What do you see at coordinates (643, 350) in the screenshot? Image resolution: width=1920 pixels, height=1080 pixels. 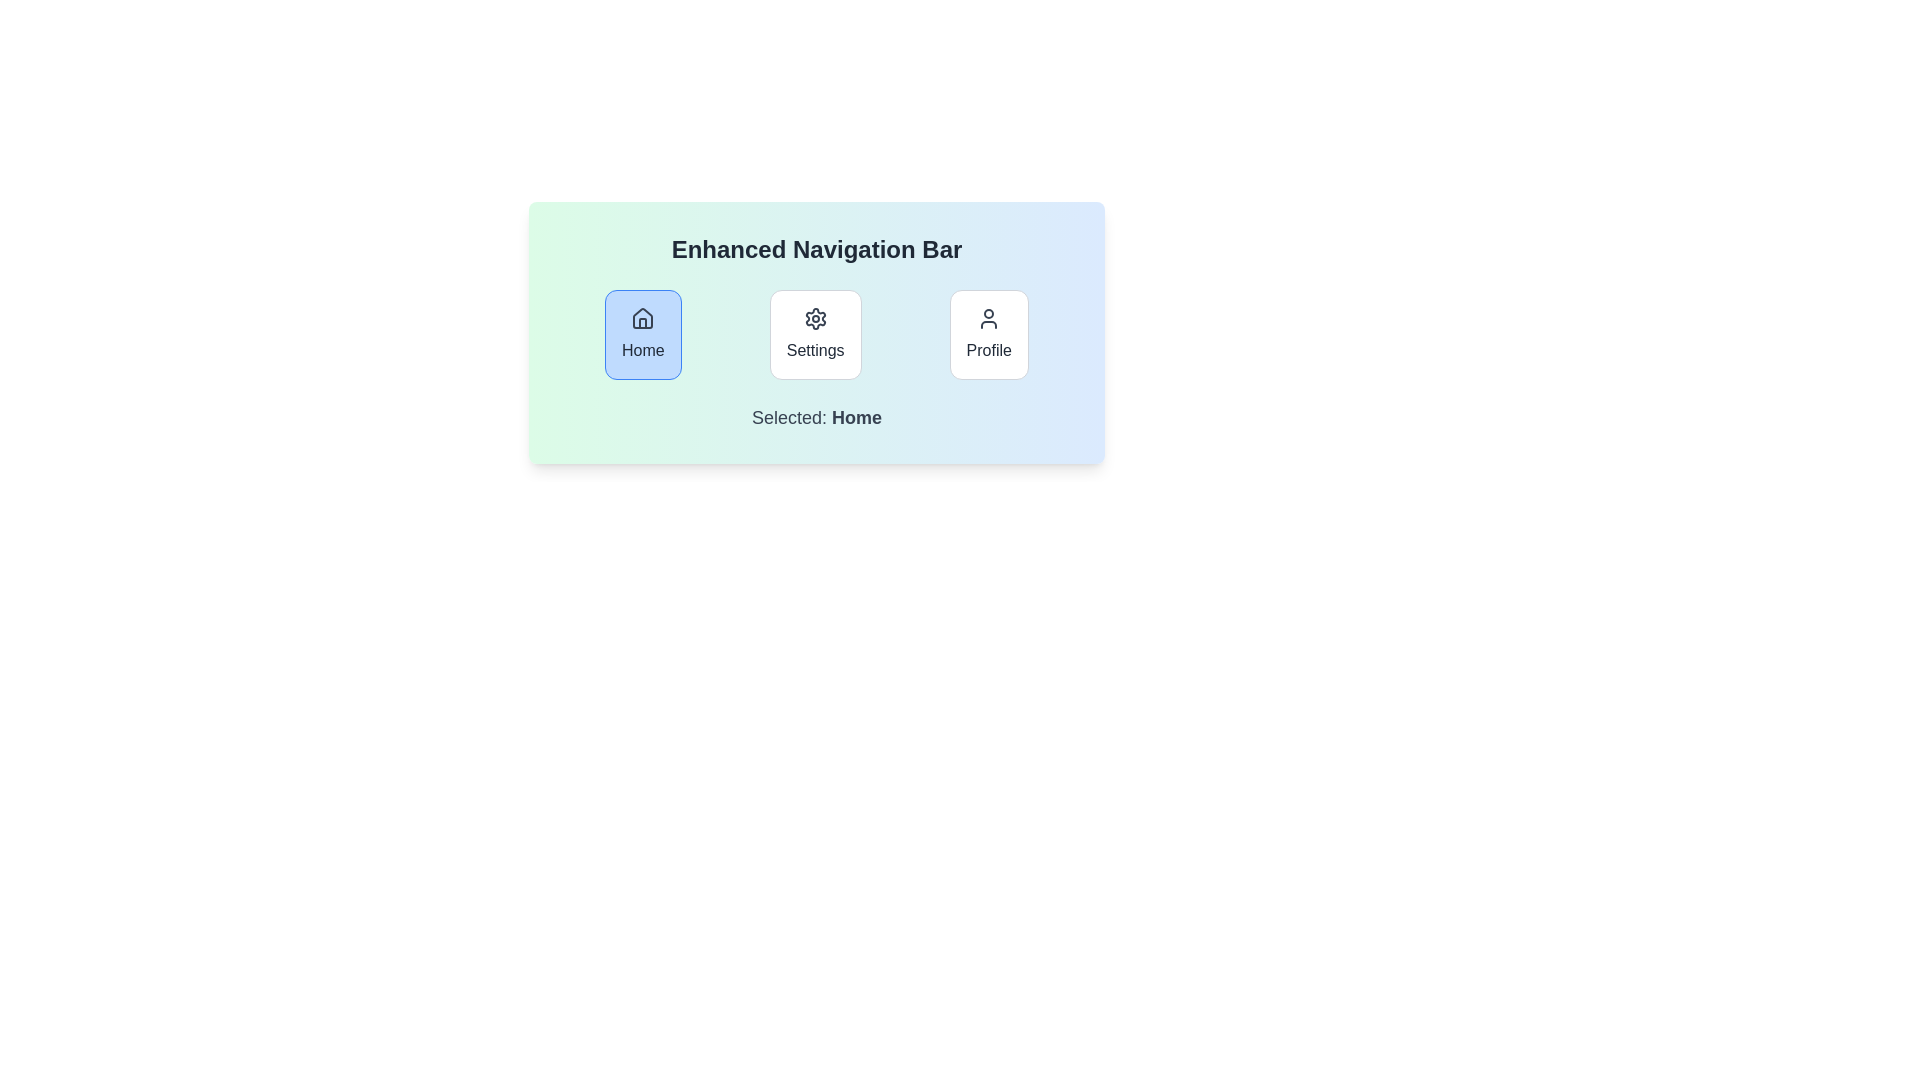 I see `the text label that reads 'Home', which is styled with a medium-weight font and gray color, located below a house icon` at bounding box center [643, 350].